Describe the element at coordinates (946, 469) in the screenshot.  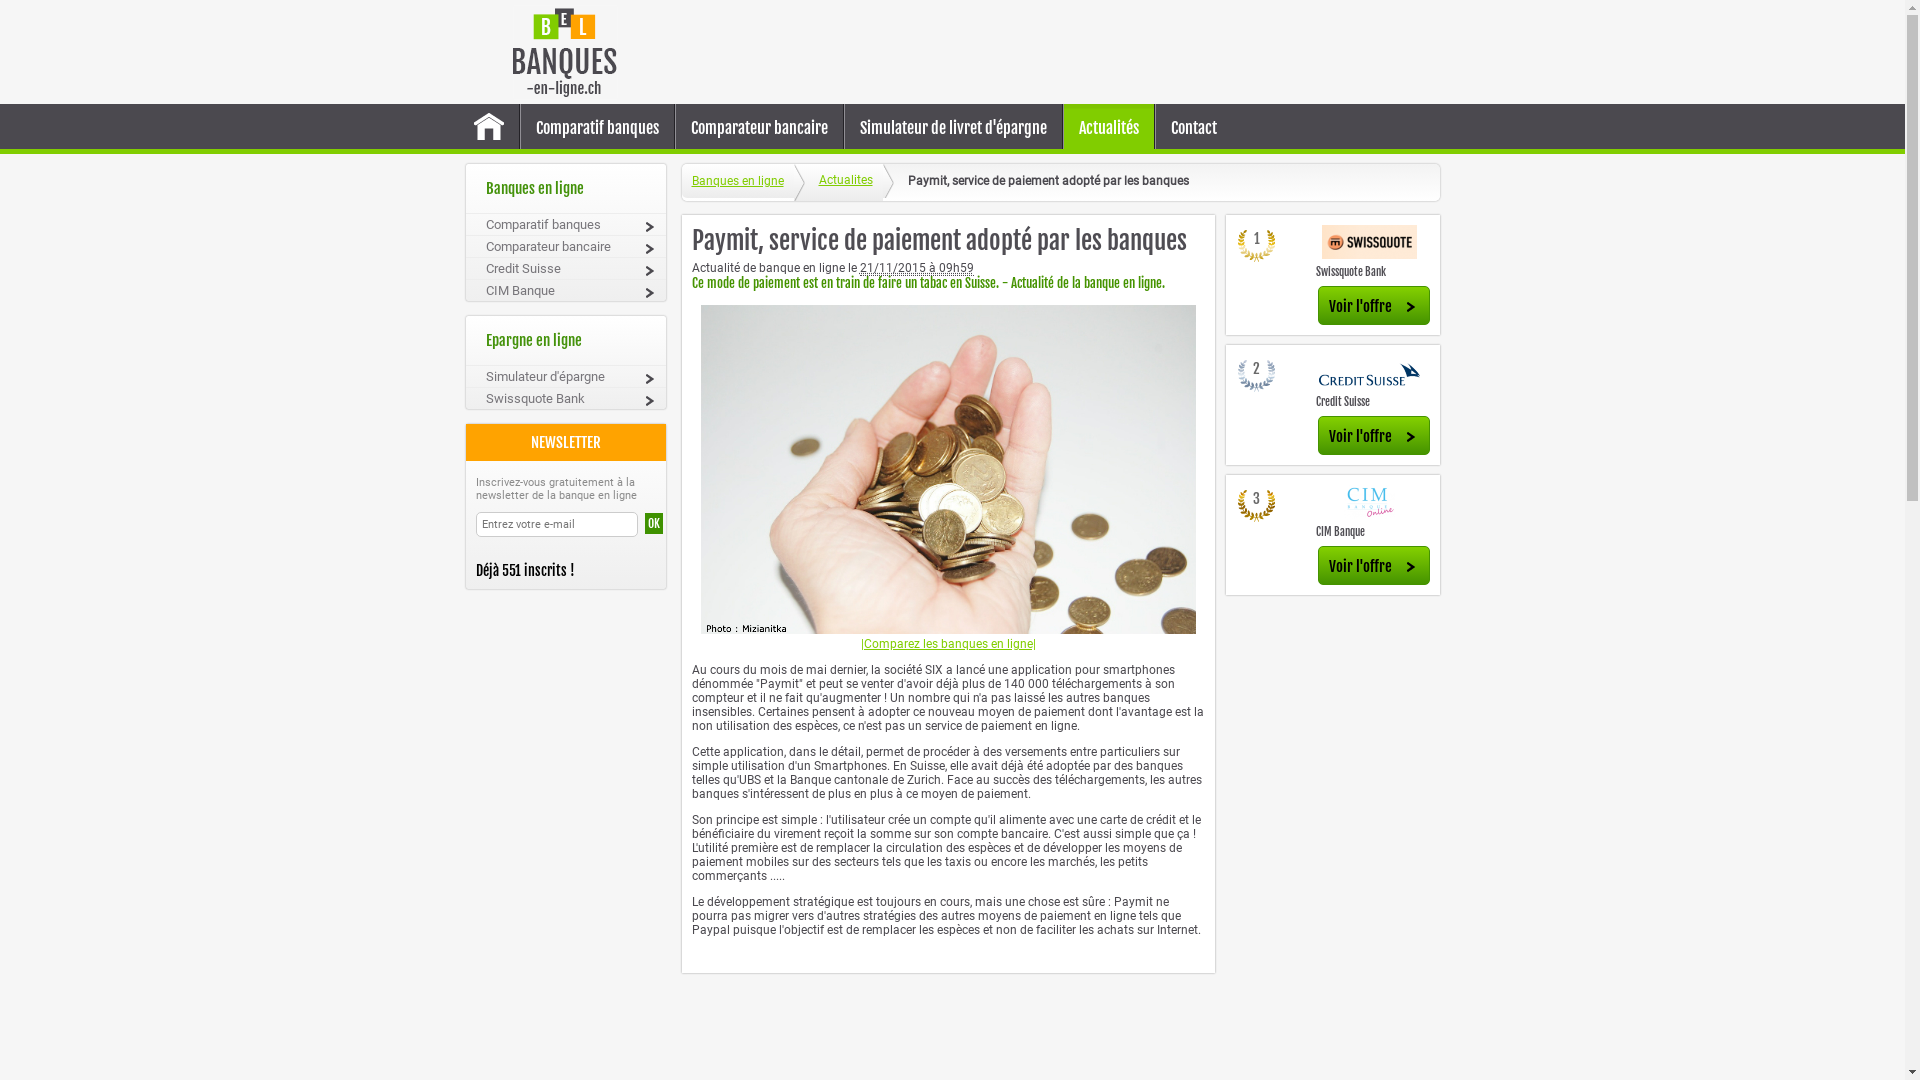
I see `'Paymit-banques-en-ligne'` at that location.